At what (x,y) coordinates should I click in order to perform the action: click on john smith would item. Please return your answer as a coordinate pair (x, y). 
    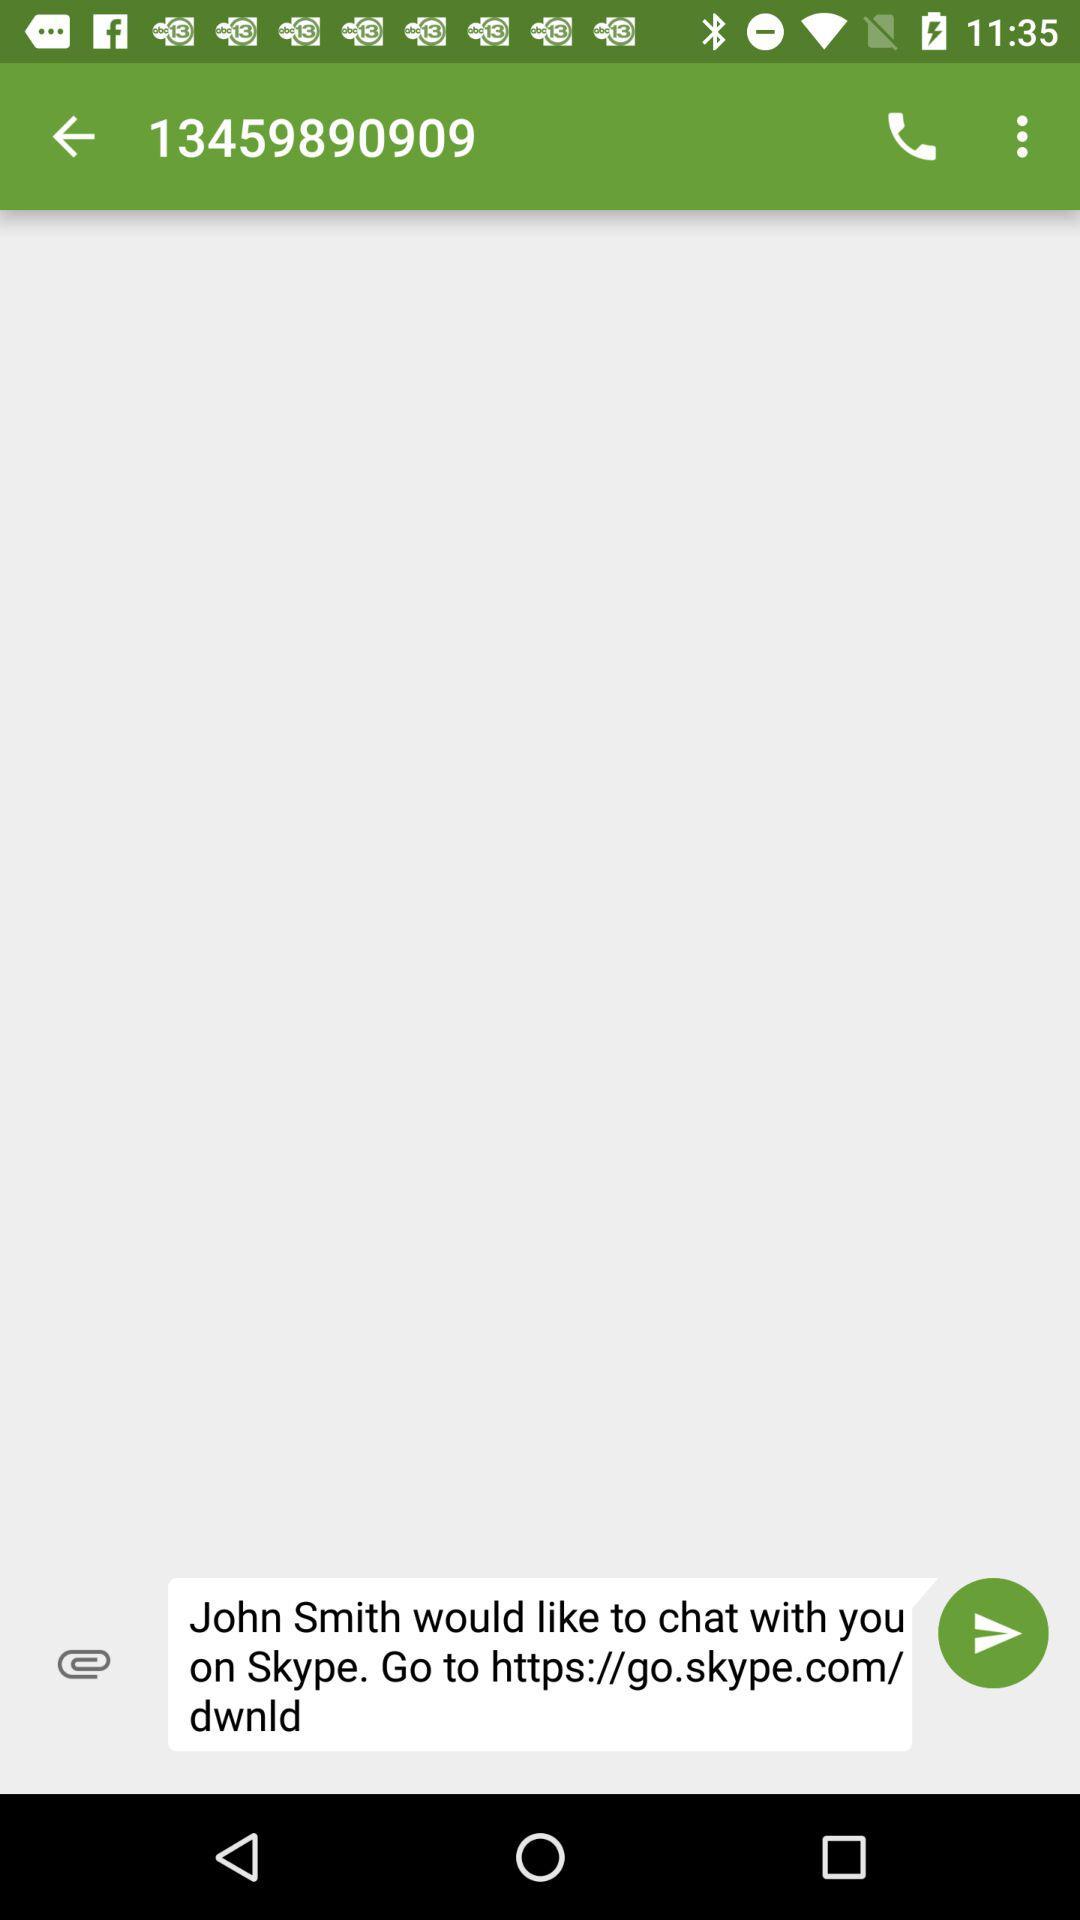
    Looking at the image, I should click on (553, 1664).